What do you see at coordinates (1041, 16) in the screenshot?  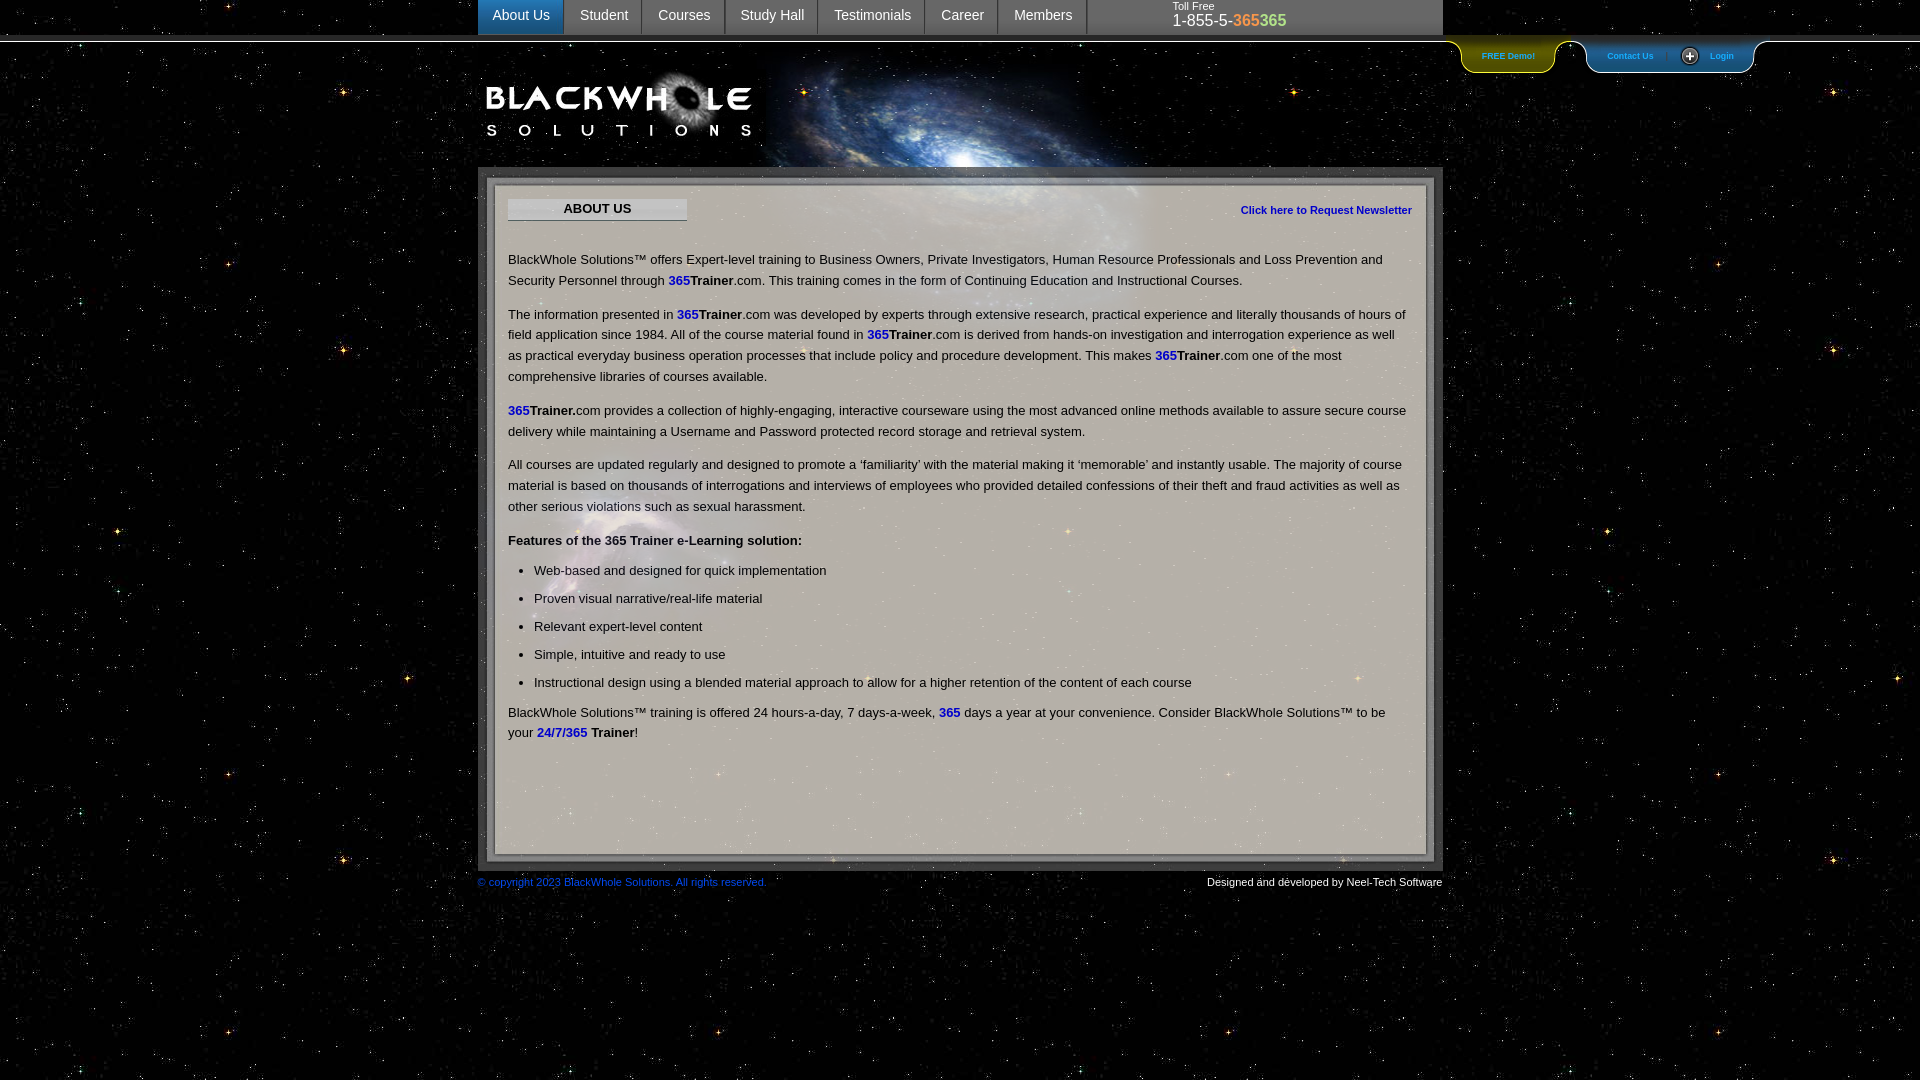 I see `'Members'` at bounding box center [1041, 16].